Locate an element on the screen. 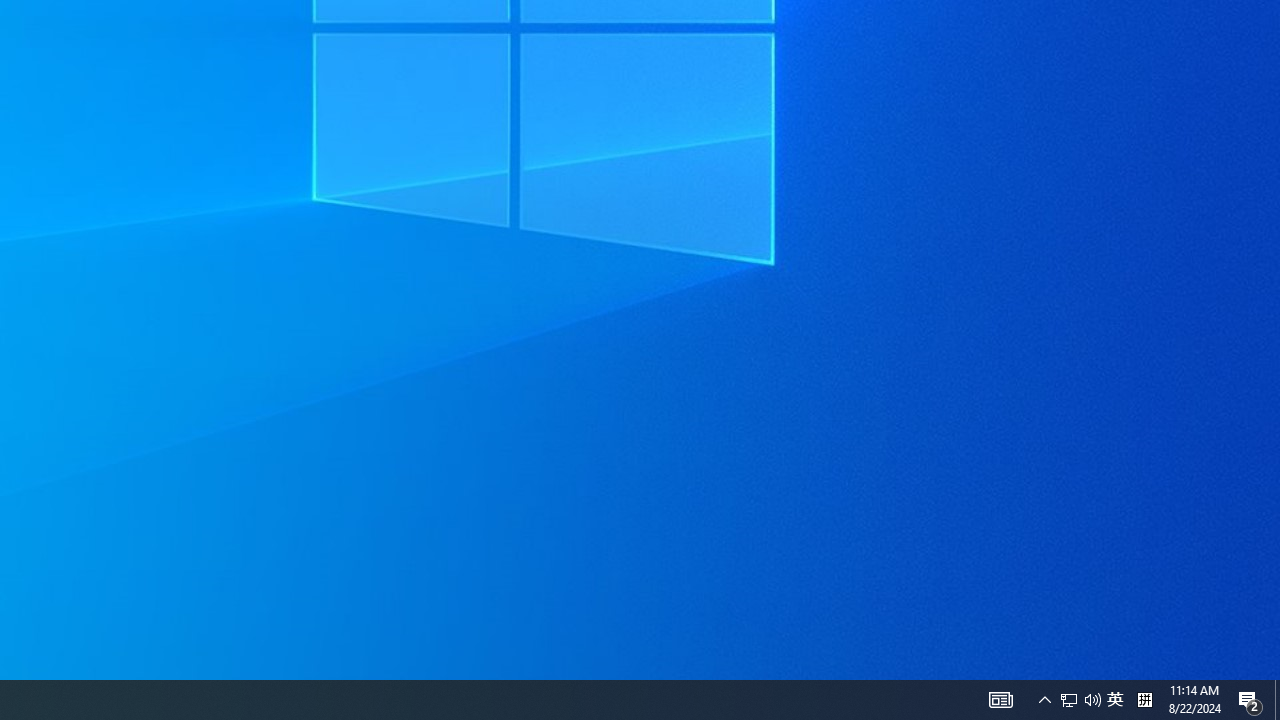 Image resolution: width=1280 pixels, height=720 pixels. 'AutomationID: 4105' is located at coordinates (1000, 698).